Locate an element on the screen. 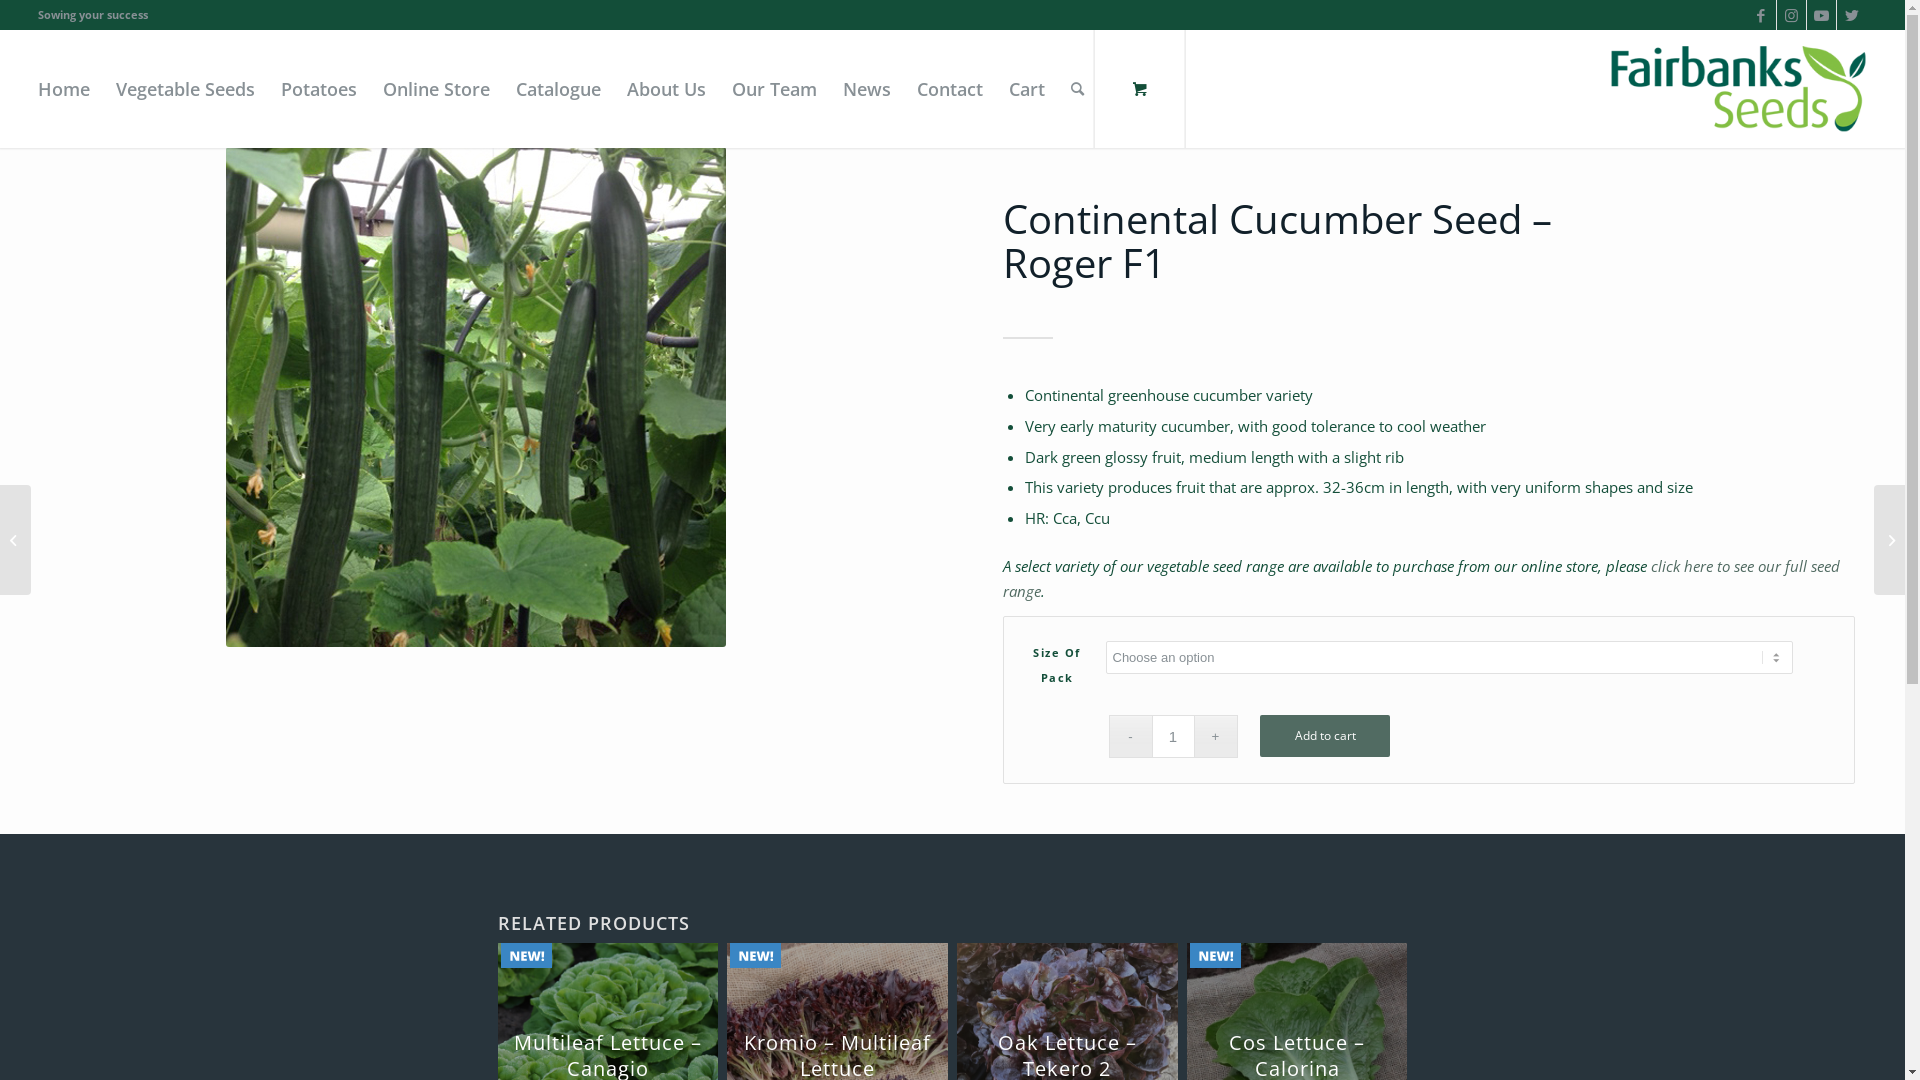 Image resolution: width=1920 pixels, height=1080 pixels. 'Roger1' is located at coordinates (474, 397).